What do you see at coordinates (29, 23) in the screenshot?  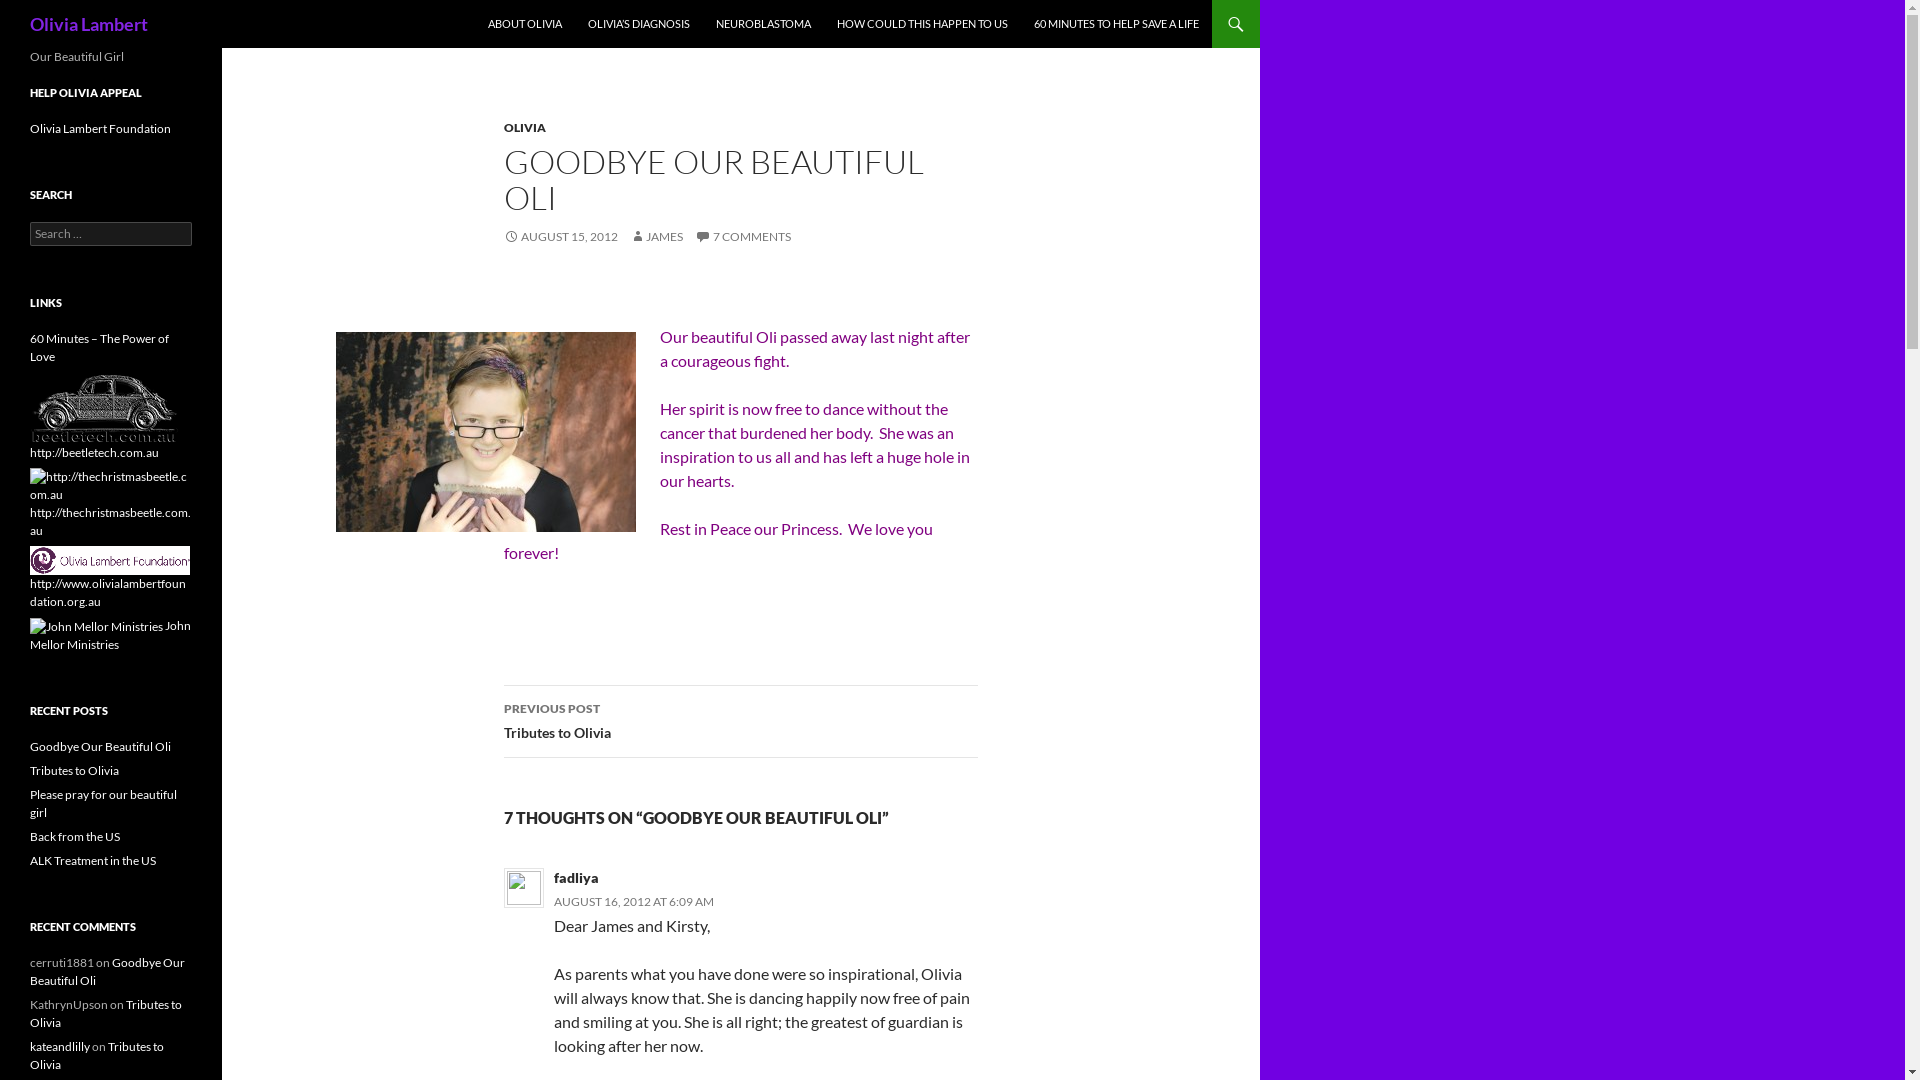 I see `'Olivia Lambert'` at bounding box center [29, 23].